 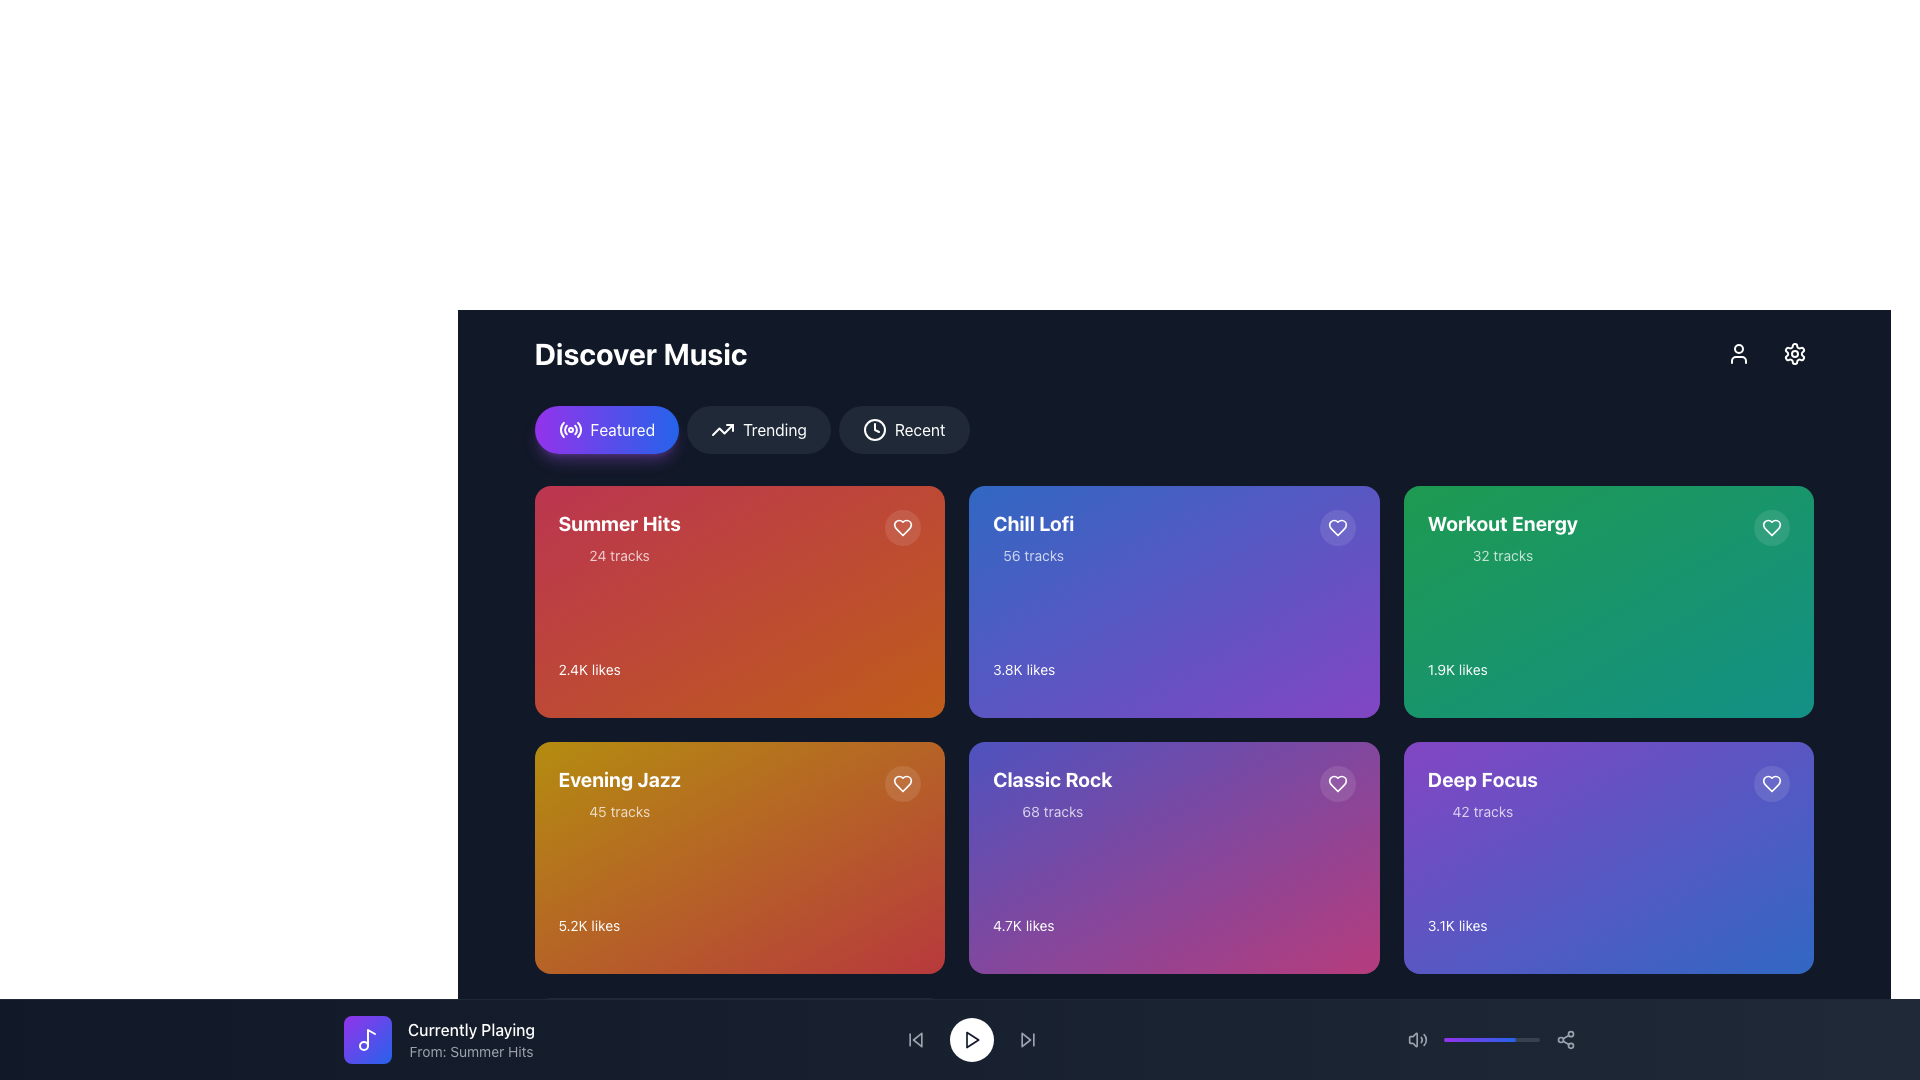 I want to click on the text label displaying '5.2K likes' which is located in the bottom-left corner of the 'Evening Jazz' card, distinct from other components, so click(x=588, y=925).